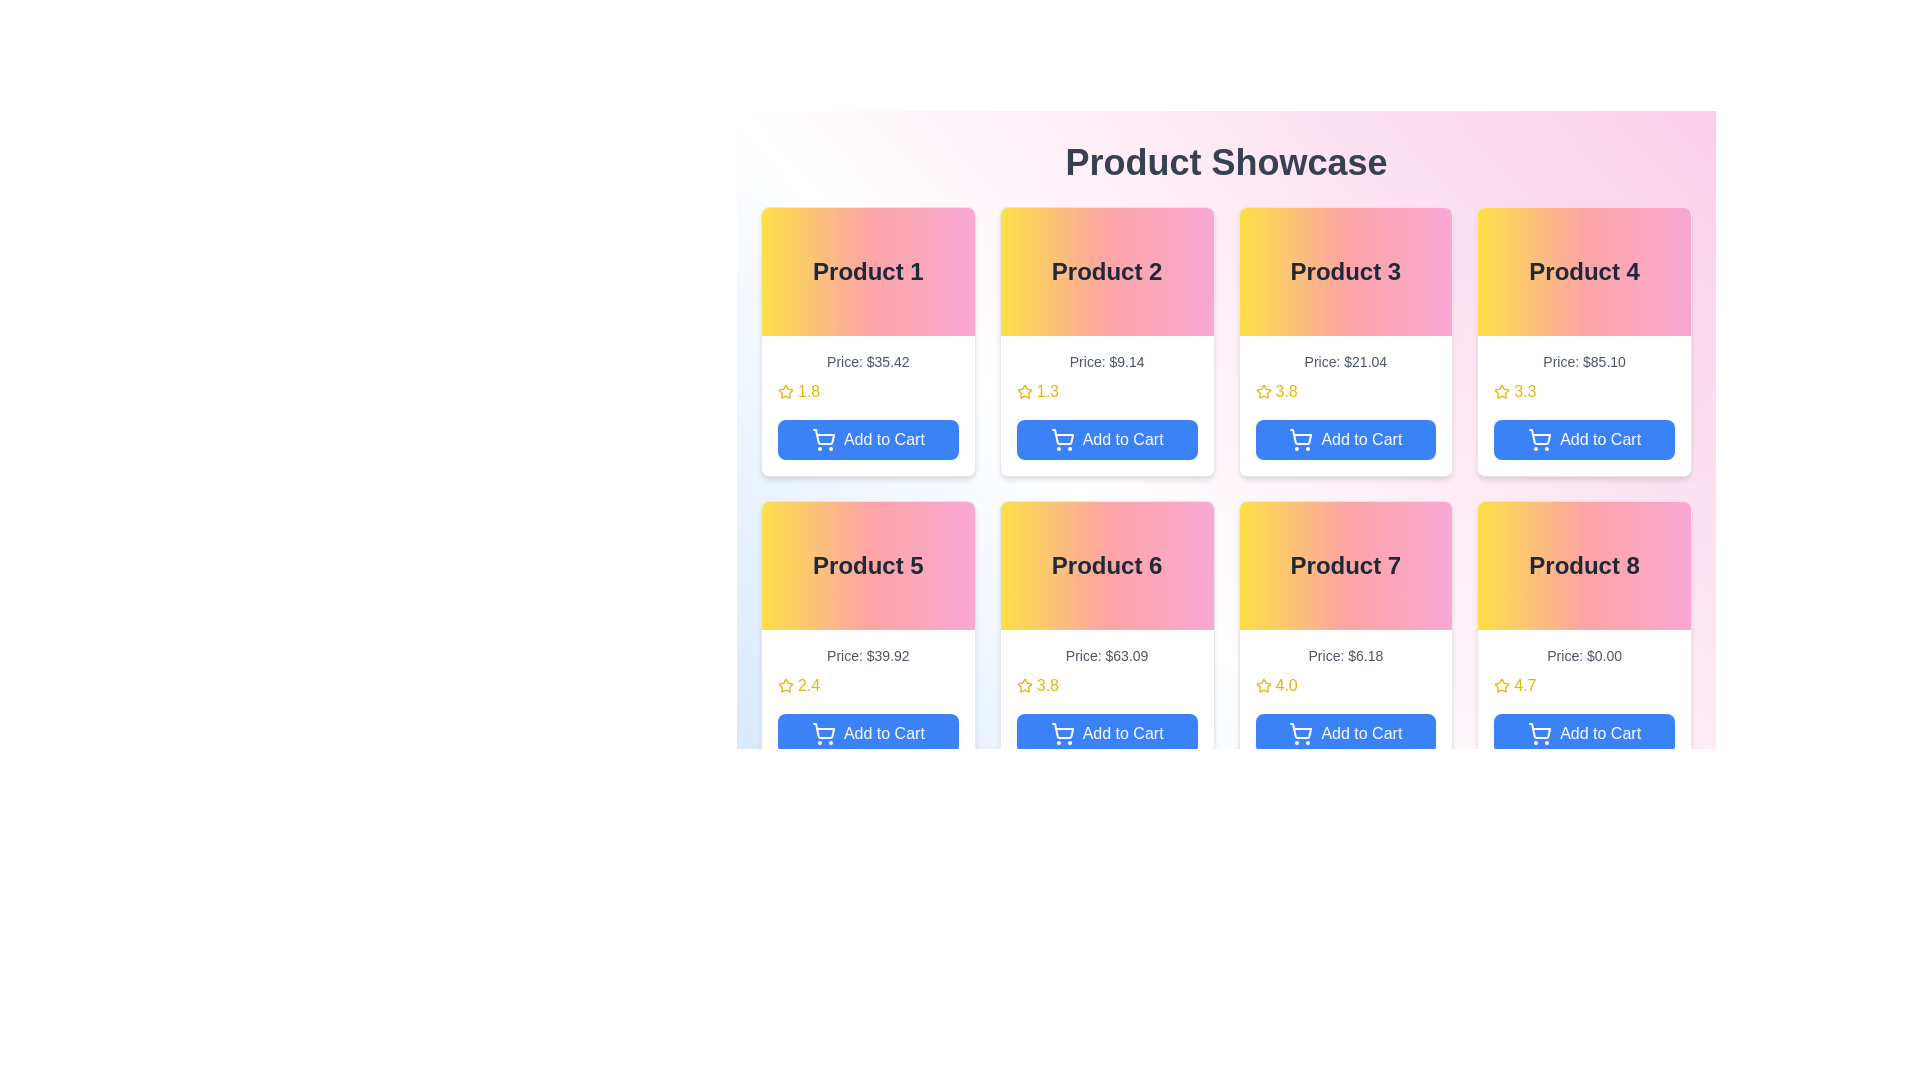 This screenshot has width=1920, height=1080. I want to click on the star-shaped icon outlined in golden color, located below the 'Product 5' title and price label, in the rating section of the product card, so click(785, 684).